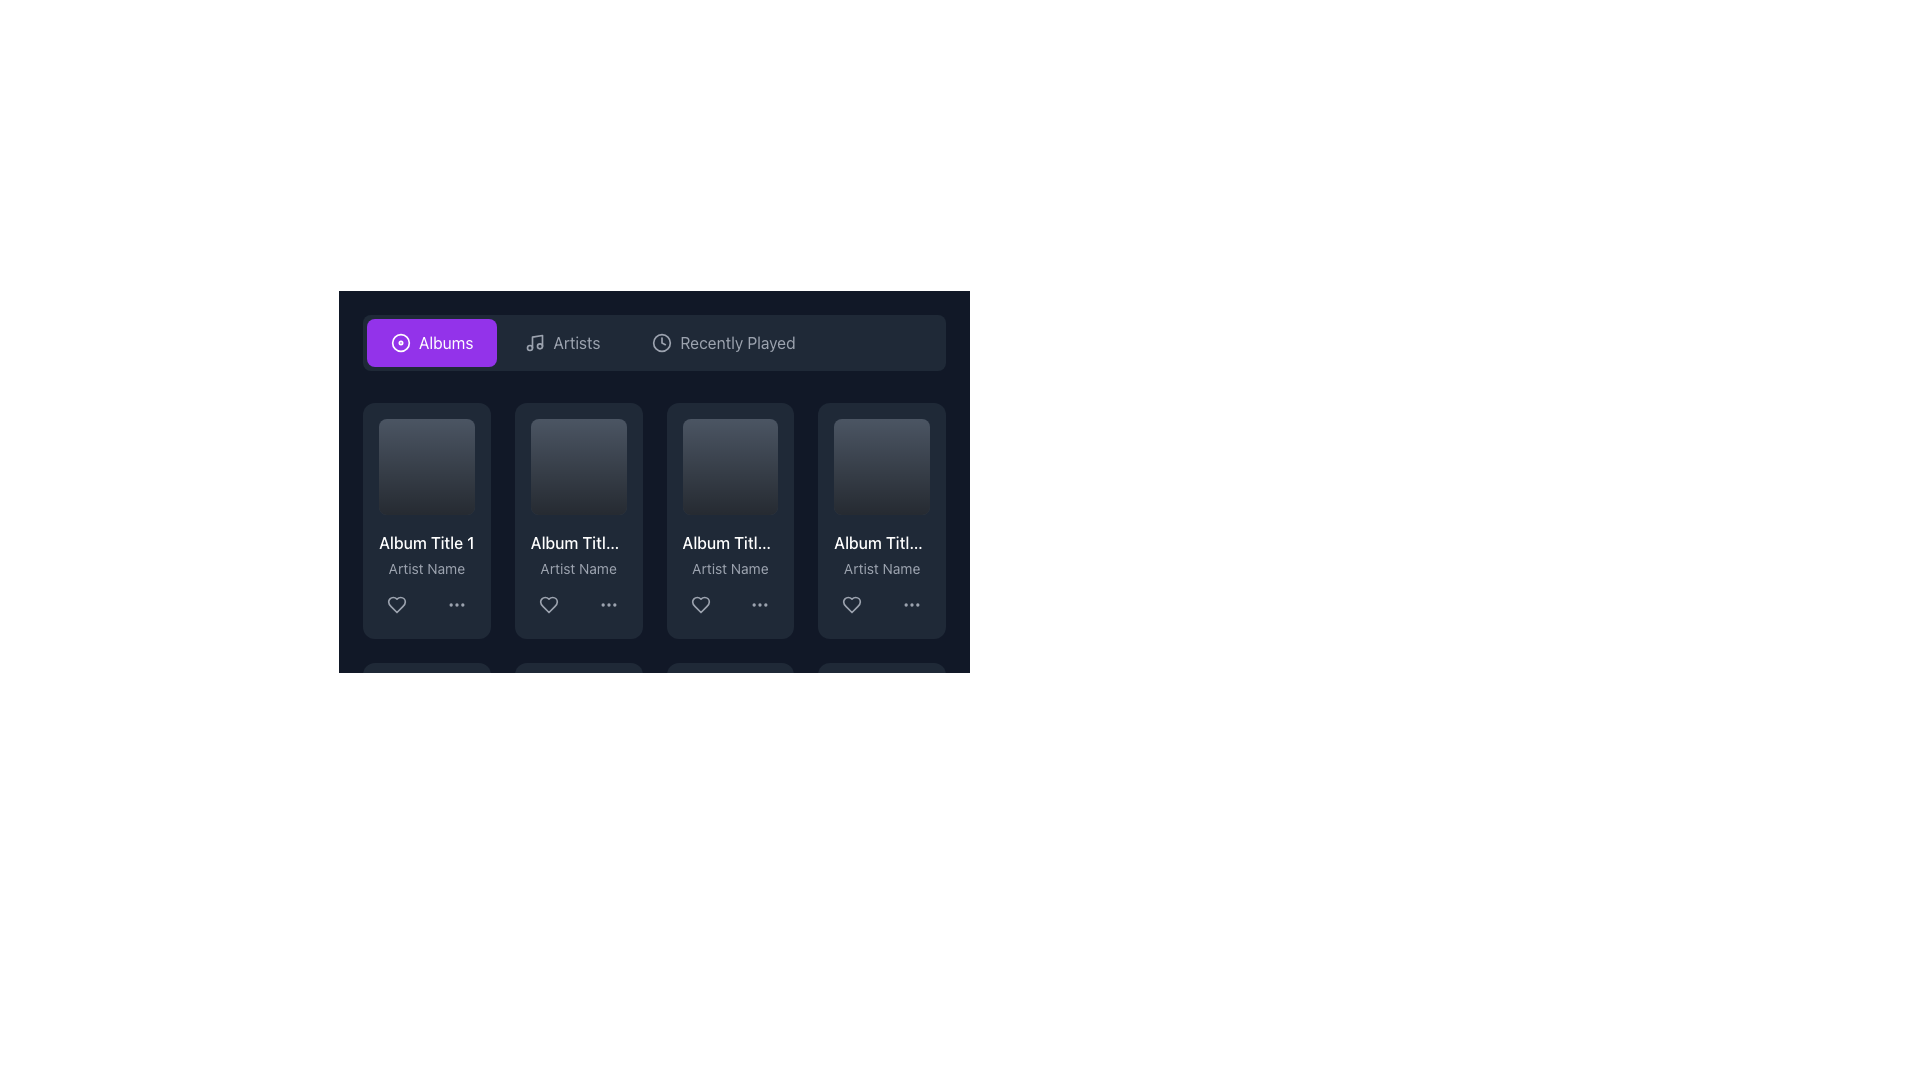 The height and width of the screenshot is (1080, 1920). What do you see at coordinates (455, 603) in the screenshot?
I see `the ellipsis icon button located in the bottom-right corner of the first album card` at bounding box center [455, 603].